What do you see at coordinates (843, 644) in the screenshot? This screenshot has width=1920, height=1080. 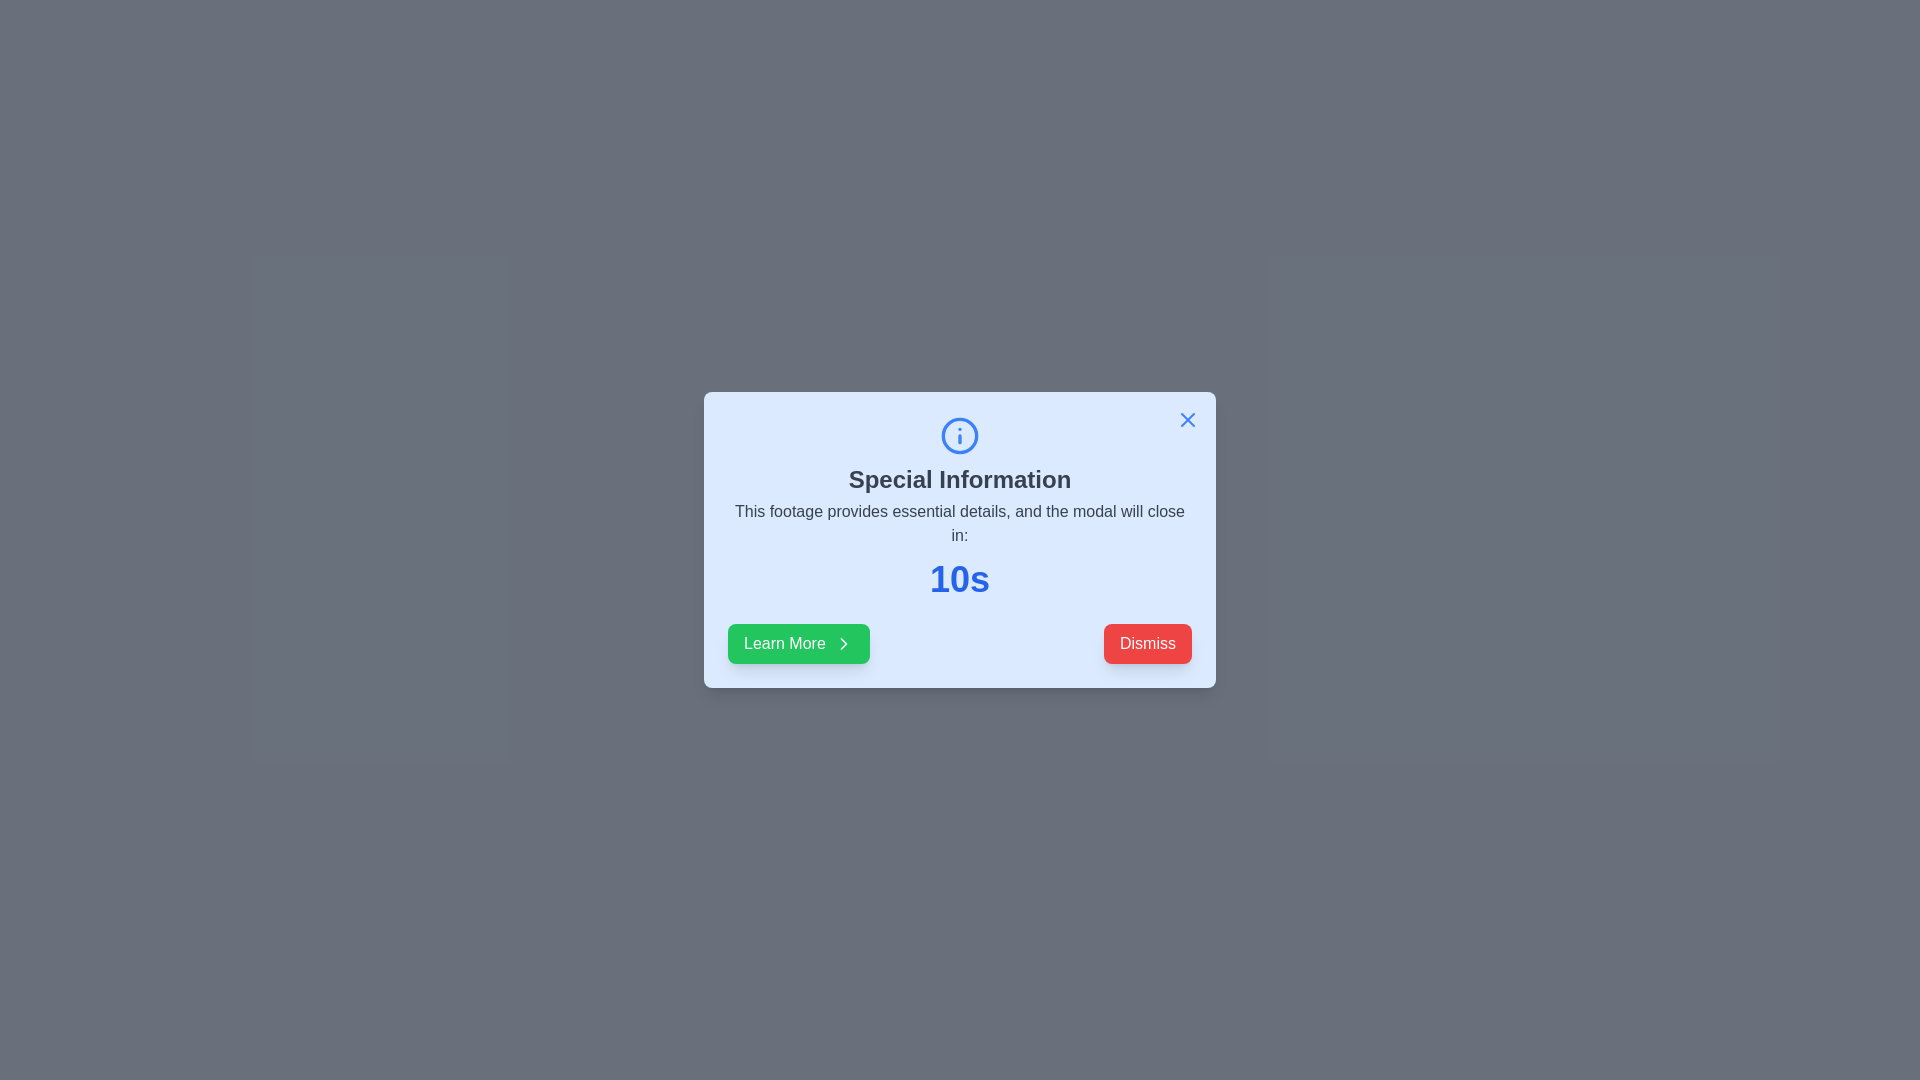 I see `the small chevron-shaped icon pointing to the right, which is located within the green 'Learn More' button on the lower left side of the modal dialog` at bounding box center [843, 644].